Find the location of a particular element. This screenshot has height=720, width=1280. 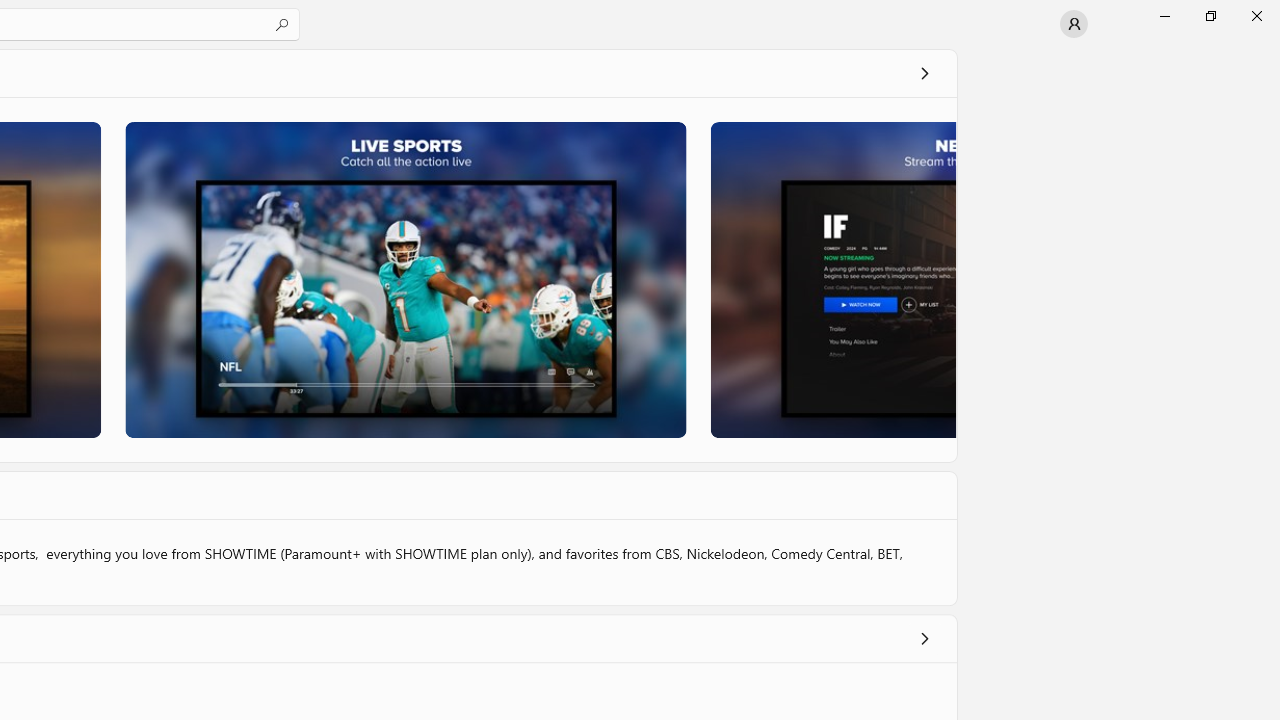

'See all' is located at coordinates (923, 72).